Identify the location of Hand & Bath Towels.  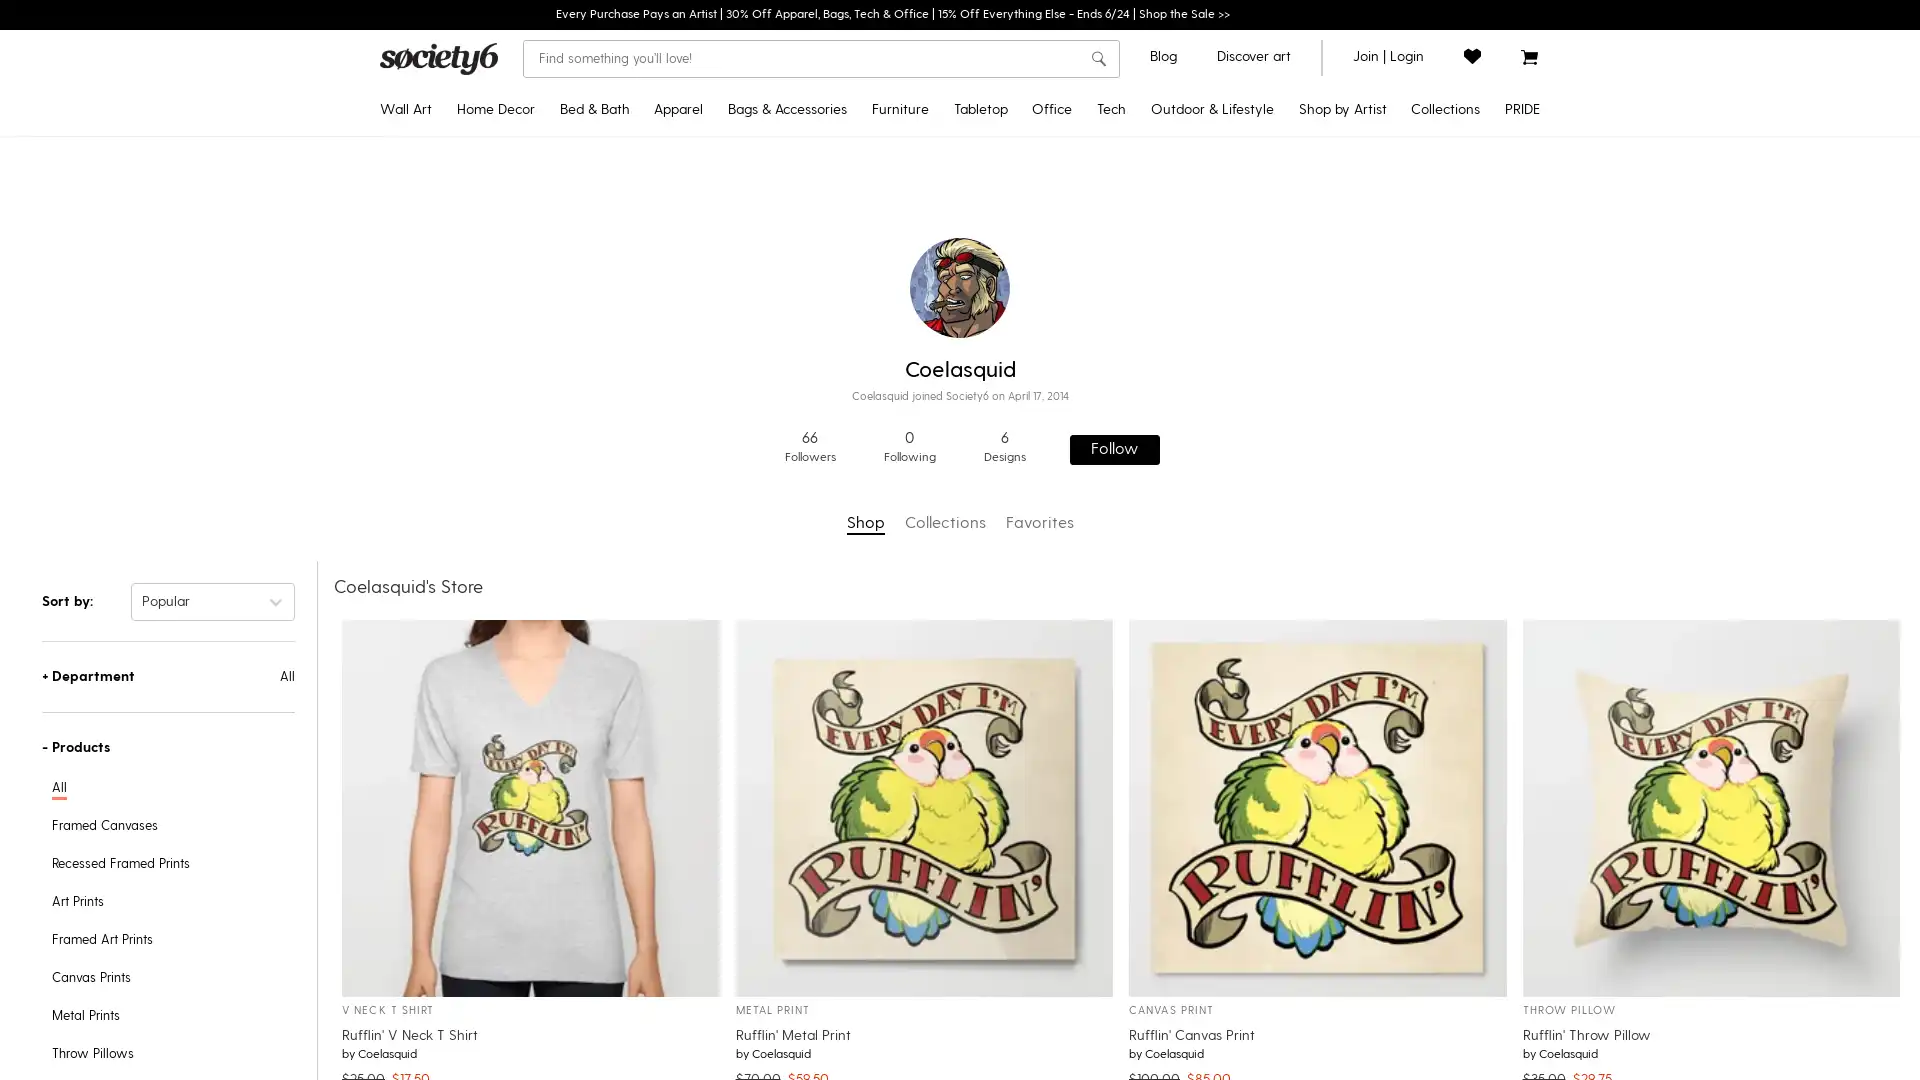
(637, 320).